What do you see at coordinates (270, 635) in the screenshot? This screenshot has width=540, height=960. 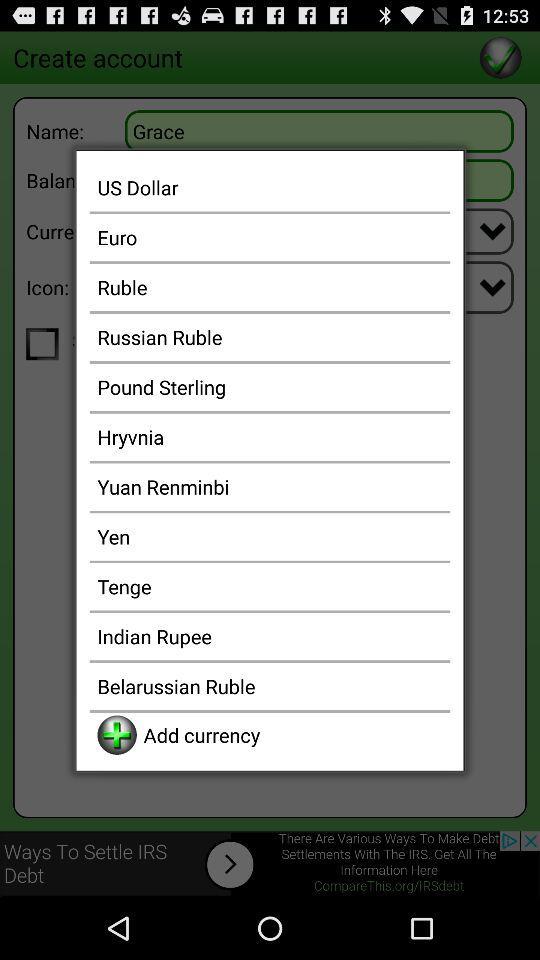 I see `the icon below the tenge app` at bounding box center [270, 635].